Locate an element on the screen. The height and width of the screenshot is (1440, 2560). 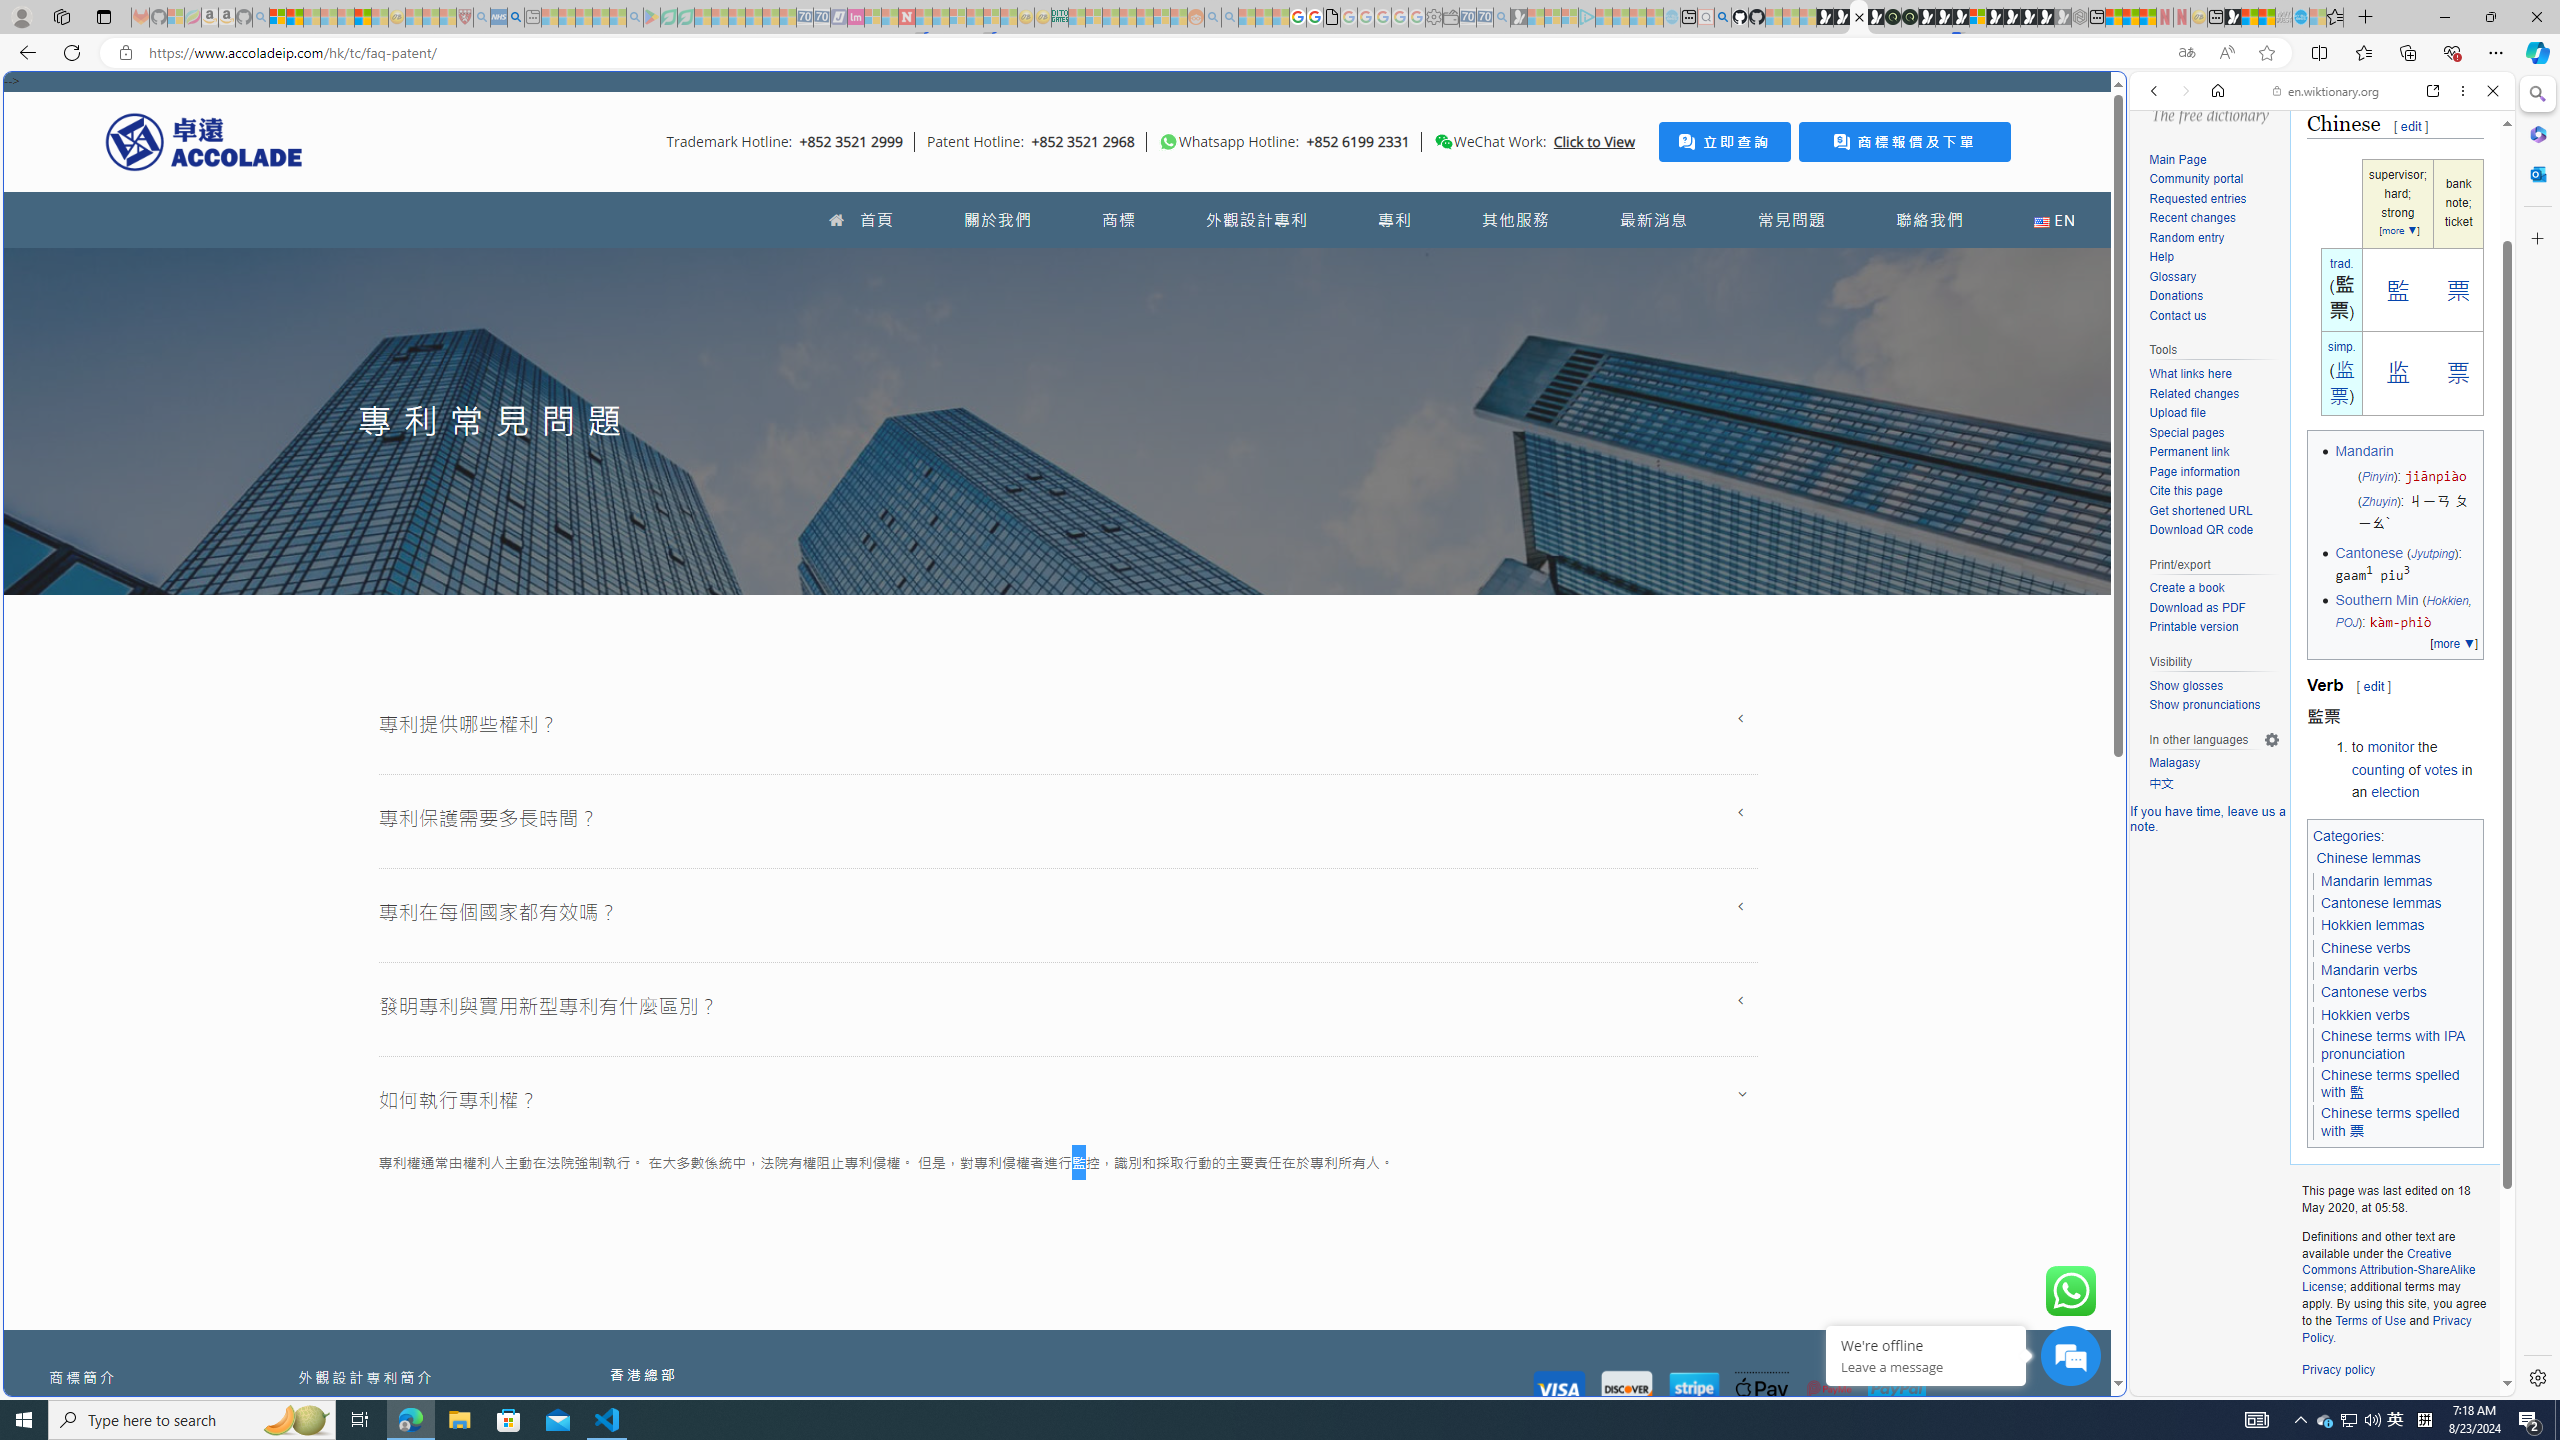
'What links here' is located at coordinates (2213, 374).